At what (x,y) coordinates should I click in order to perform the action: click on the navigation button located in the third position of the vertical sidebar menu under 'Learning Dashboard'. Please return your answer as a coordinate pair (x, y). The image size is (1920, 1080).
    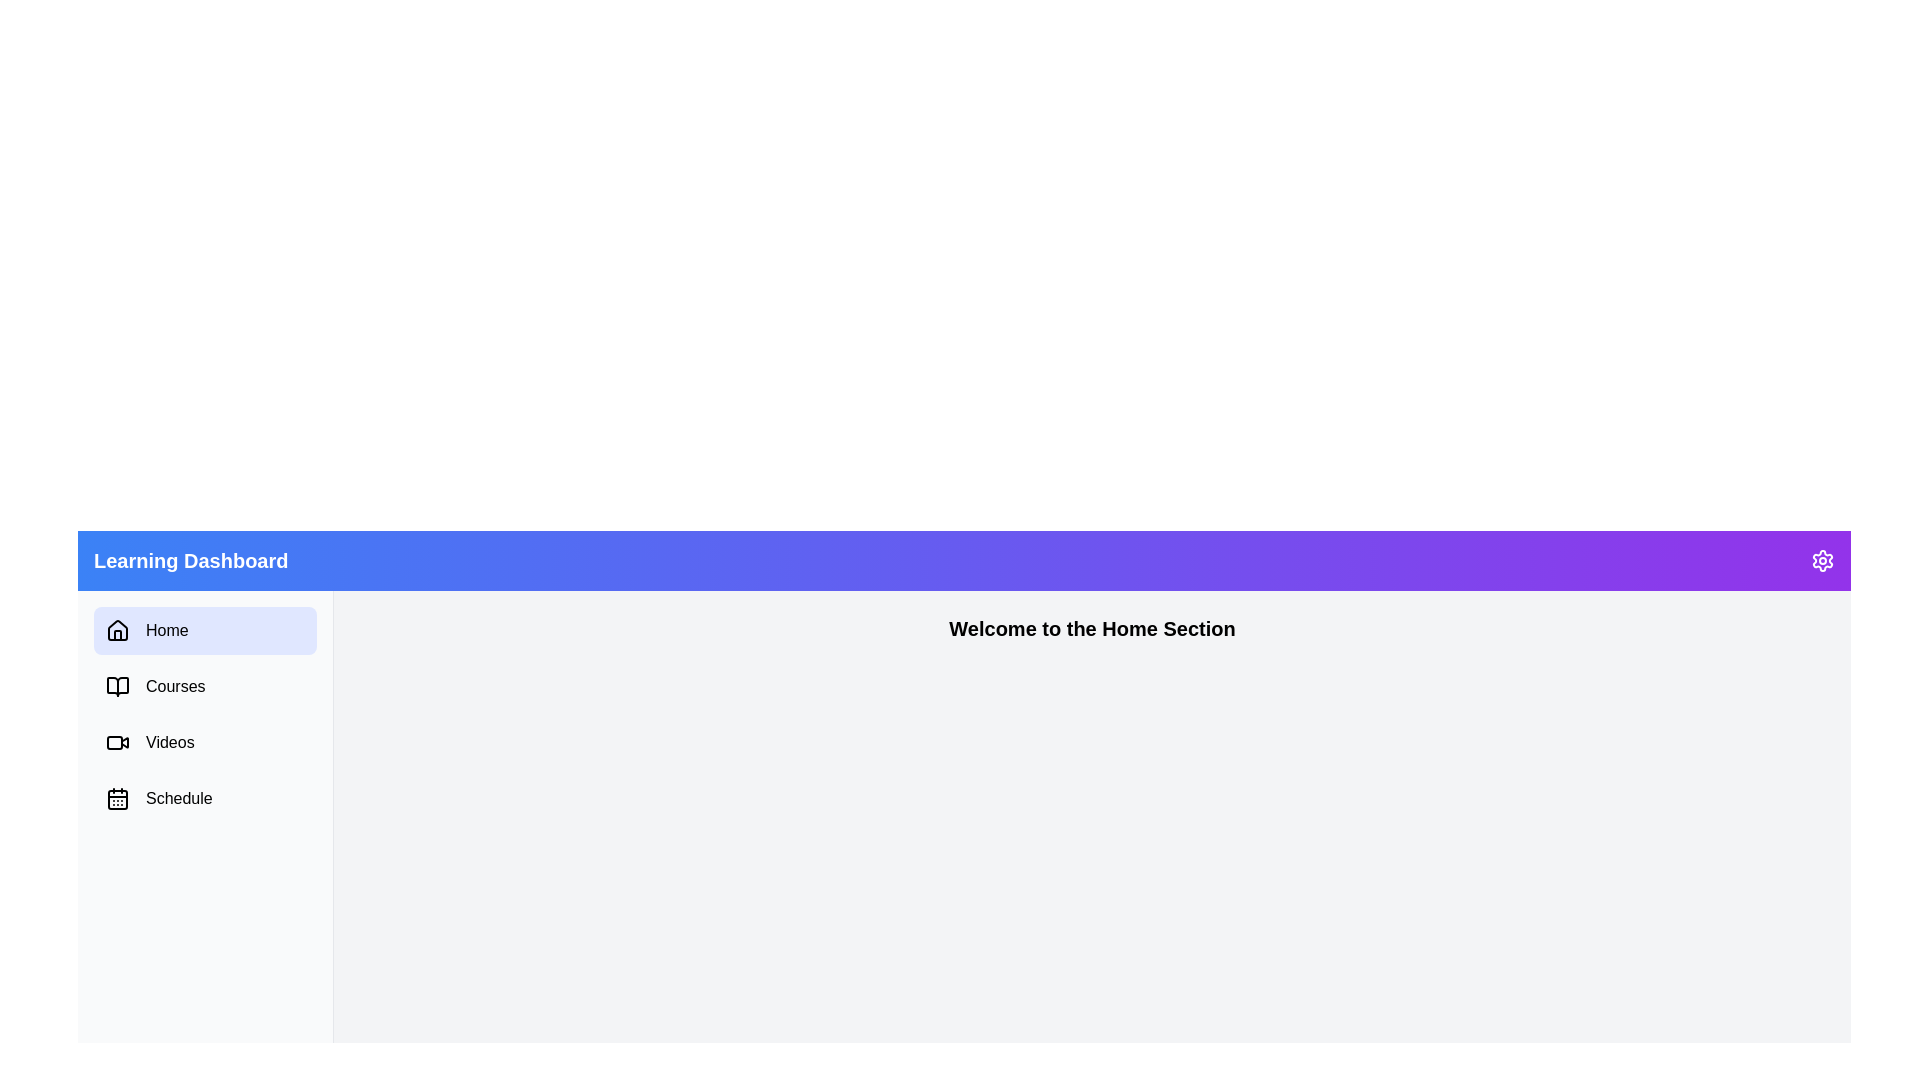
    Looking at the image, I should click on (205, 743).